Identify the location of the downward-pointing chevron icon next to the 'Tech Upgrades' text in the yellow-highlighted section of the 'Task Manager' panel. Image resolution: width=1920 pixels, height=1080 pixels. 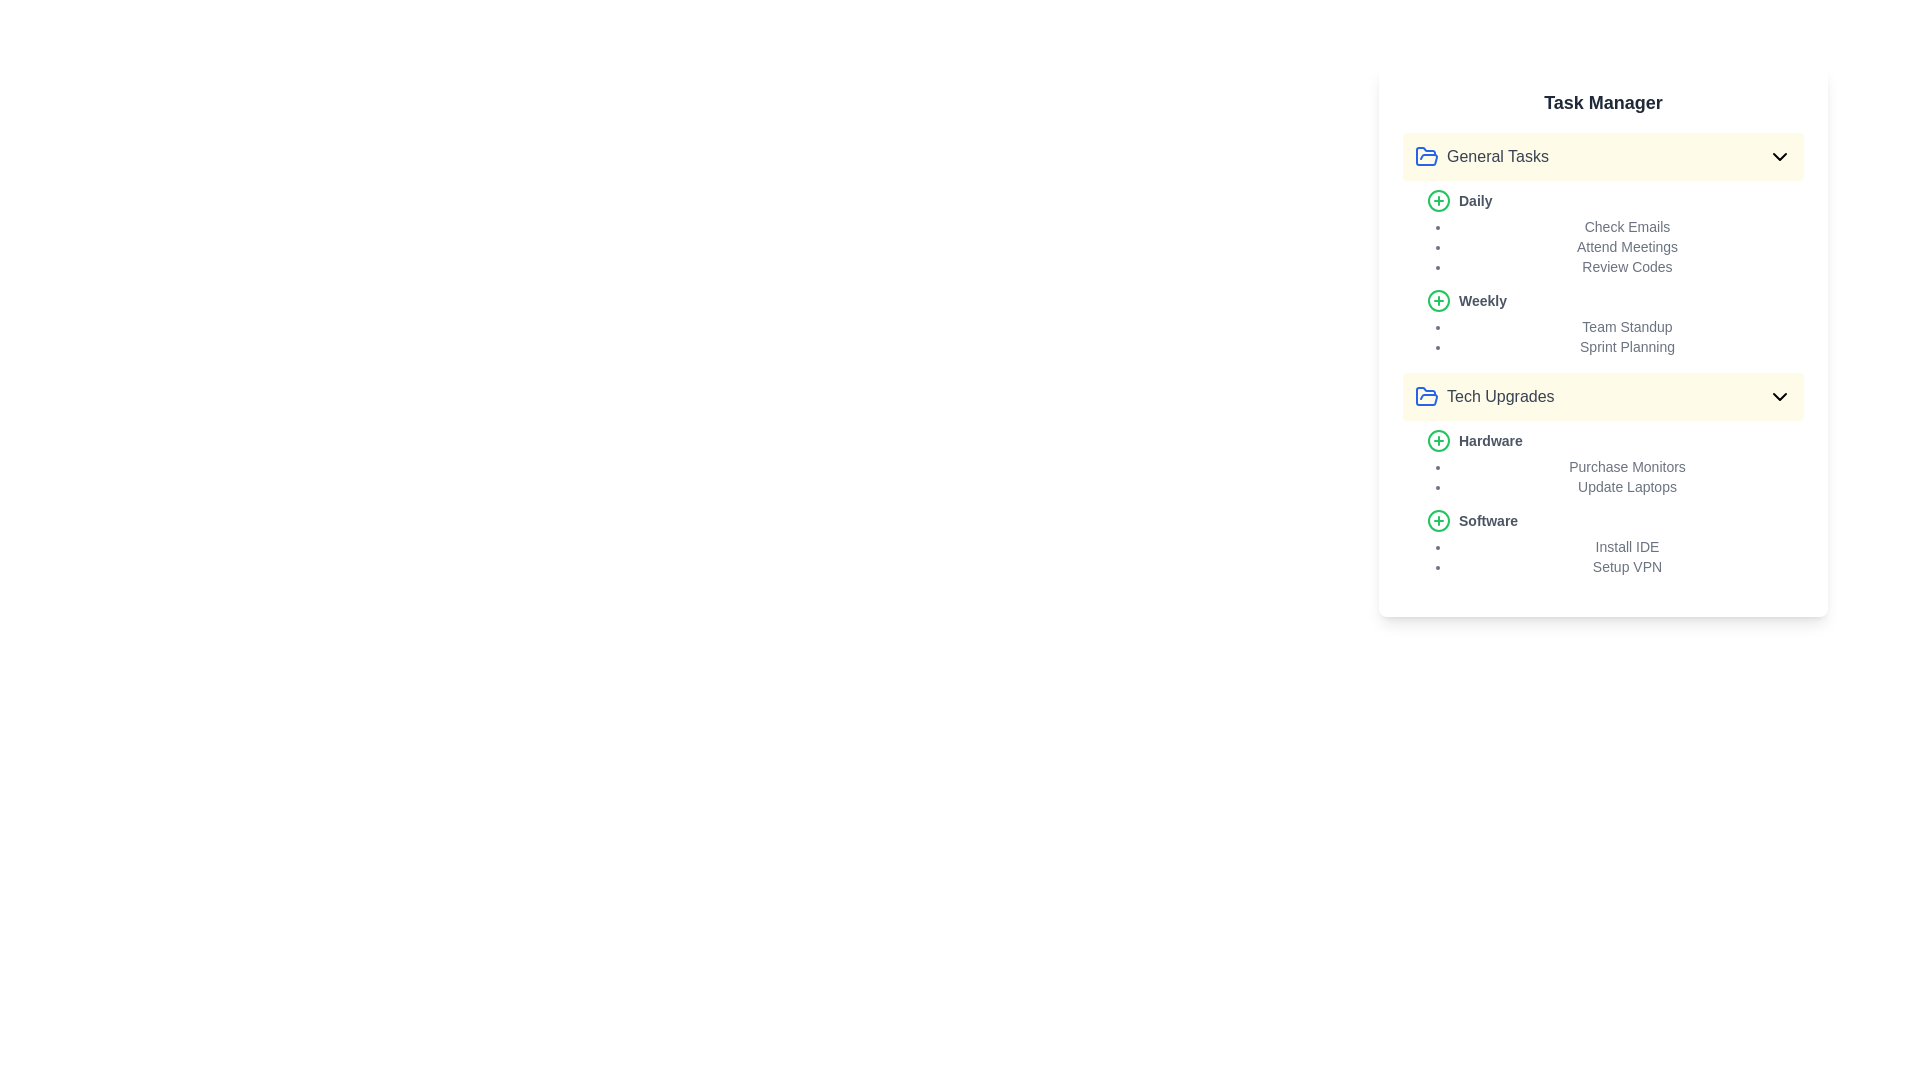
(1780, 397).